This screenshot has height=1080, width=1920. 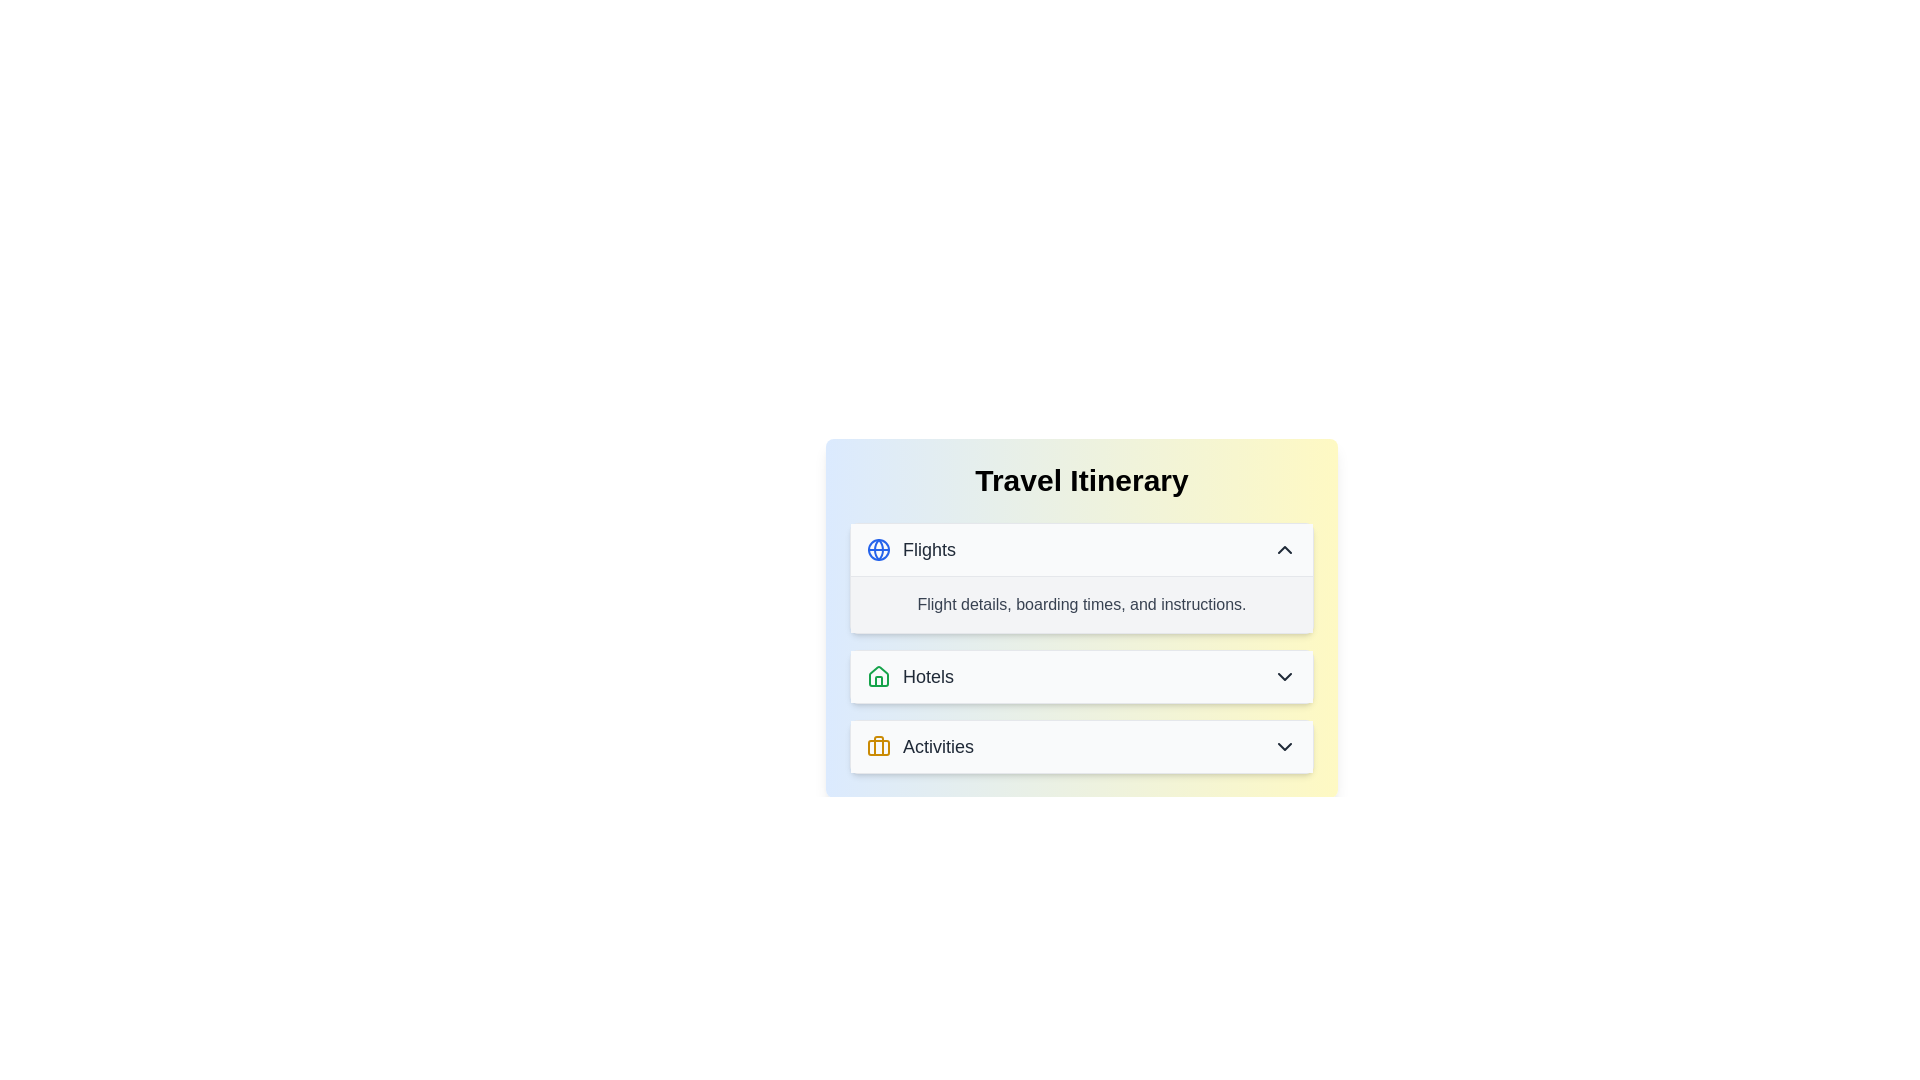 What do you see at coordinates (878, 550) in the screenshot?
I see `the blue circular globe icon with a white outline next to the text 'Flights' in the 'Travel Itinerary' card interface` at bounding box center [878, 550].